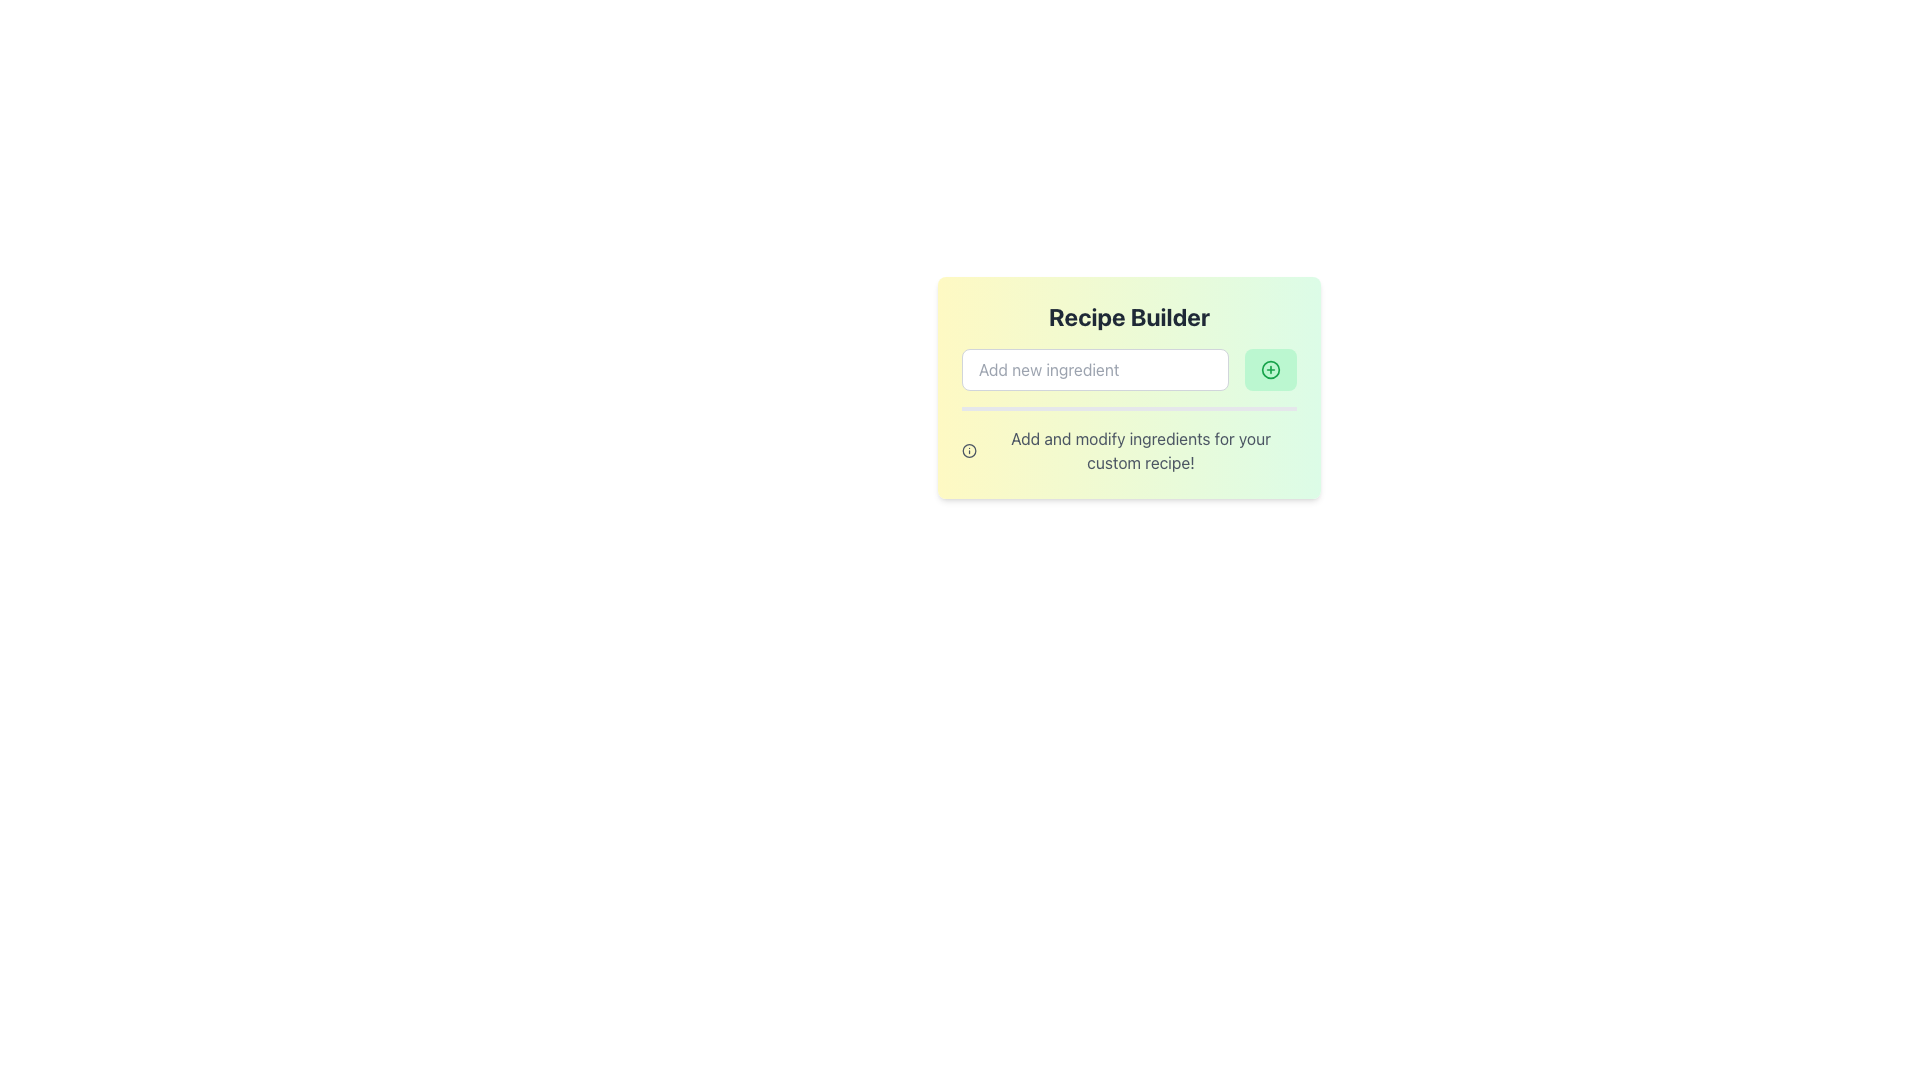  What do you see at coordinates (969, 451) in the screenshot?
I see `the outermost circle of the 'info' icon located in the lower-left corner of the 'Recipe Builder' card` at bounding box center [969, 451].